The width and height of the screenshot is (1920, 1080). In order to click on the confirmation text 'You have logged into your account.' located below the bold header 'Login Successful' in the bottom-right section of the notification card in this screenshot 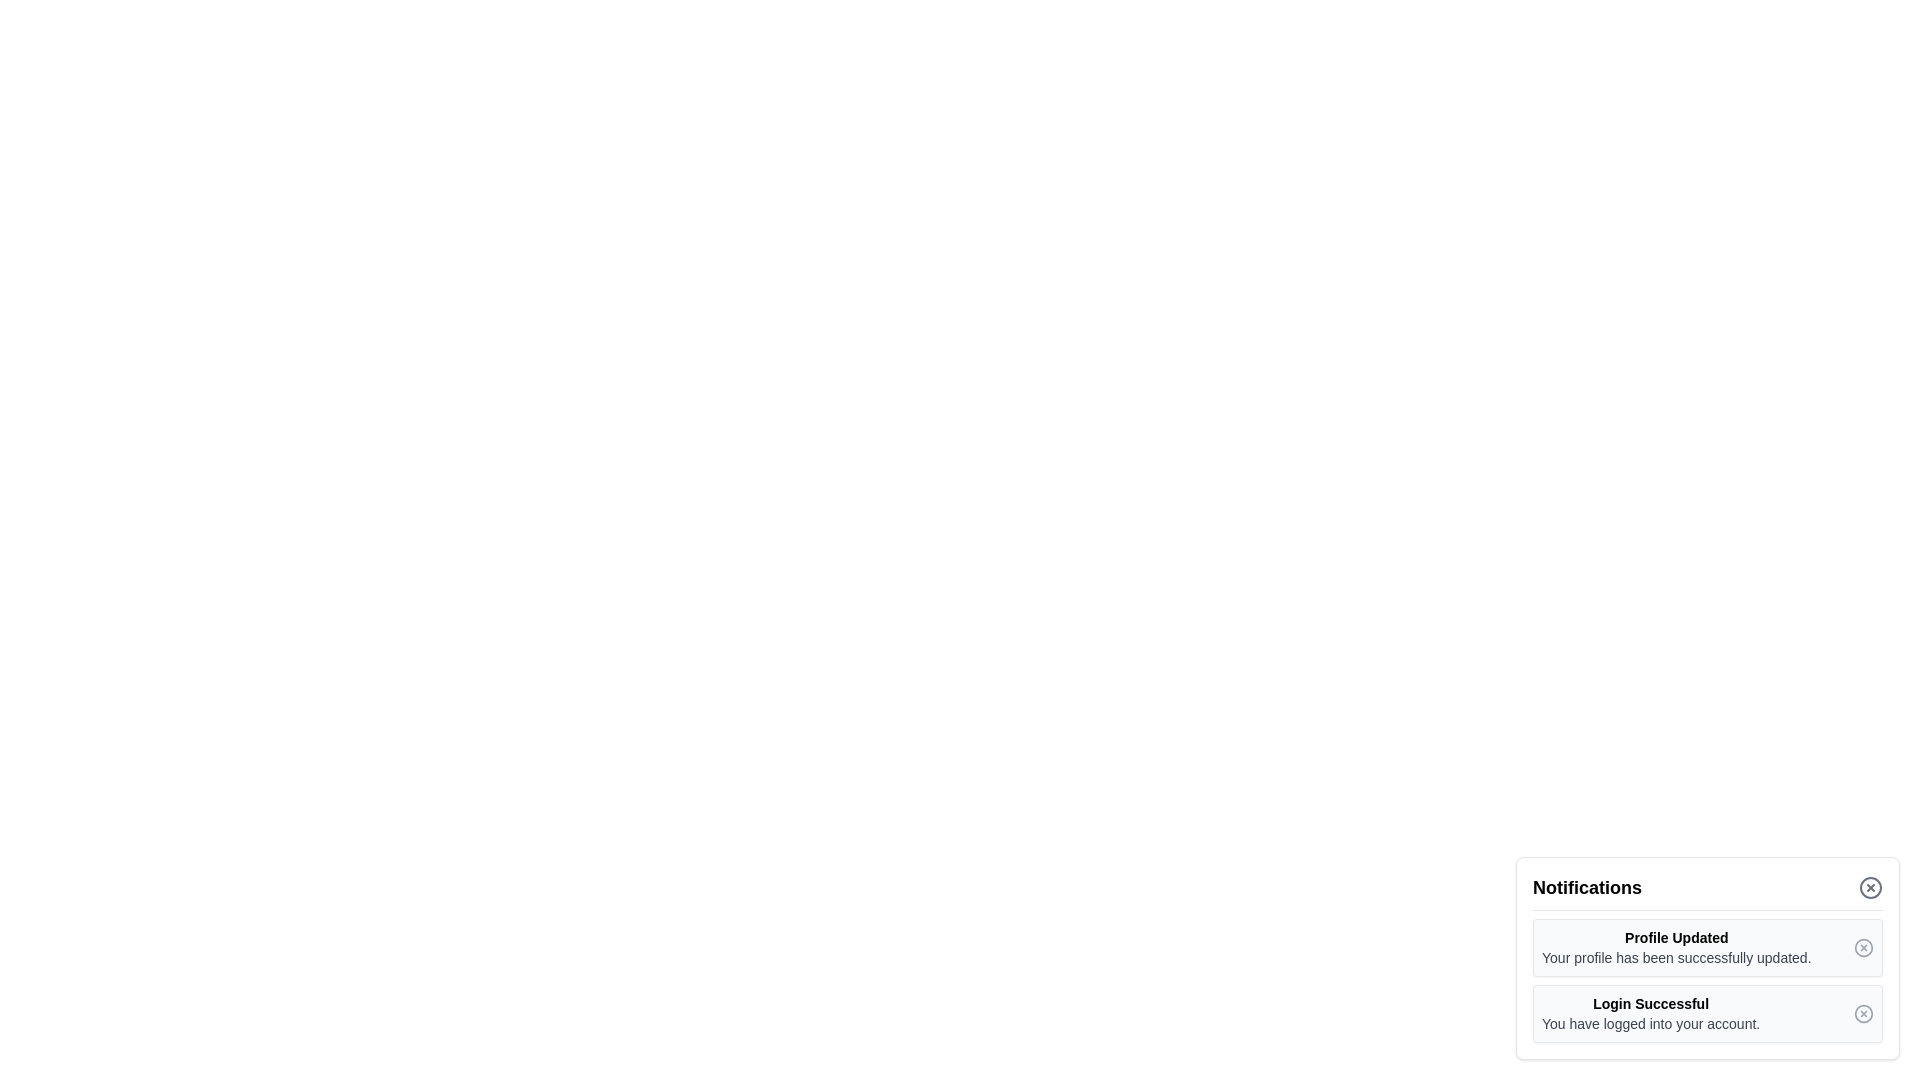, I will do `click(1651, 1023)`.